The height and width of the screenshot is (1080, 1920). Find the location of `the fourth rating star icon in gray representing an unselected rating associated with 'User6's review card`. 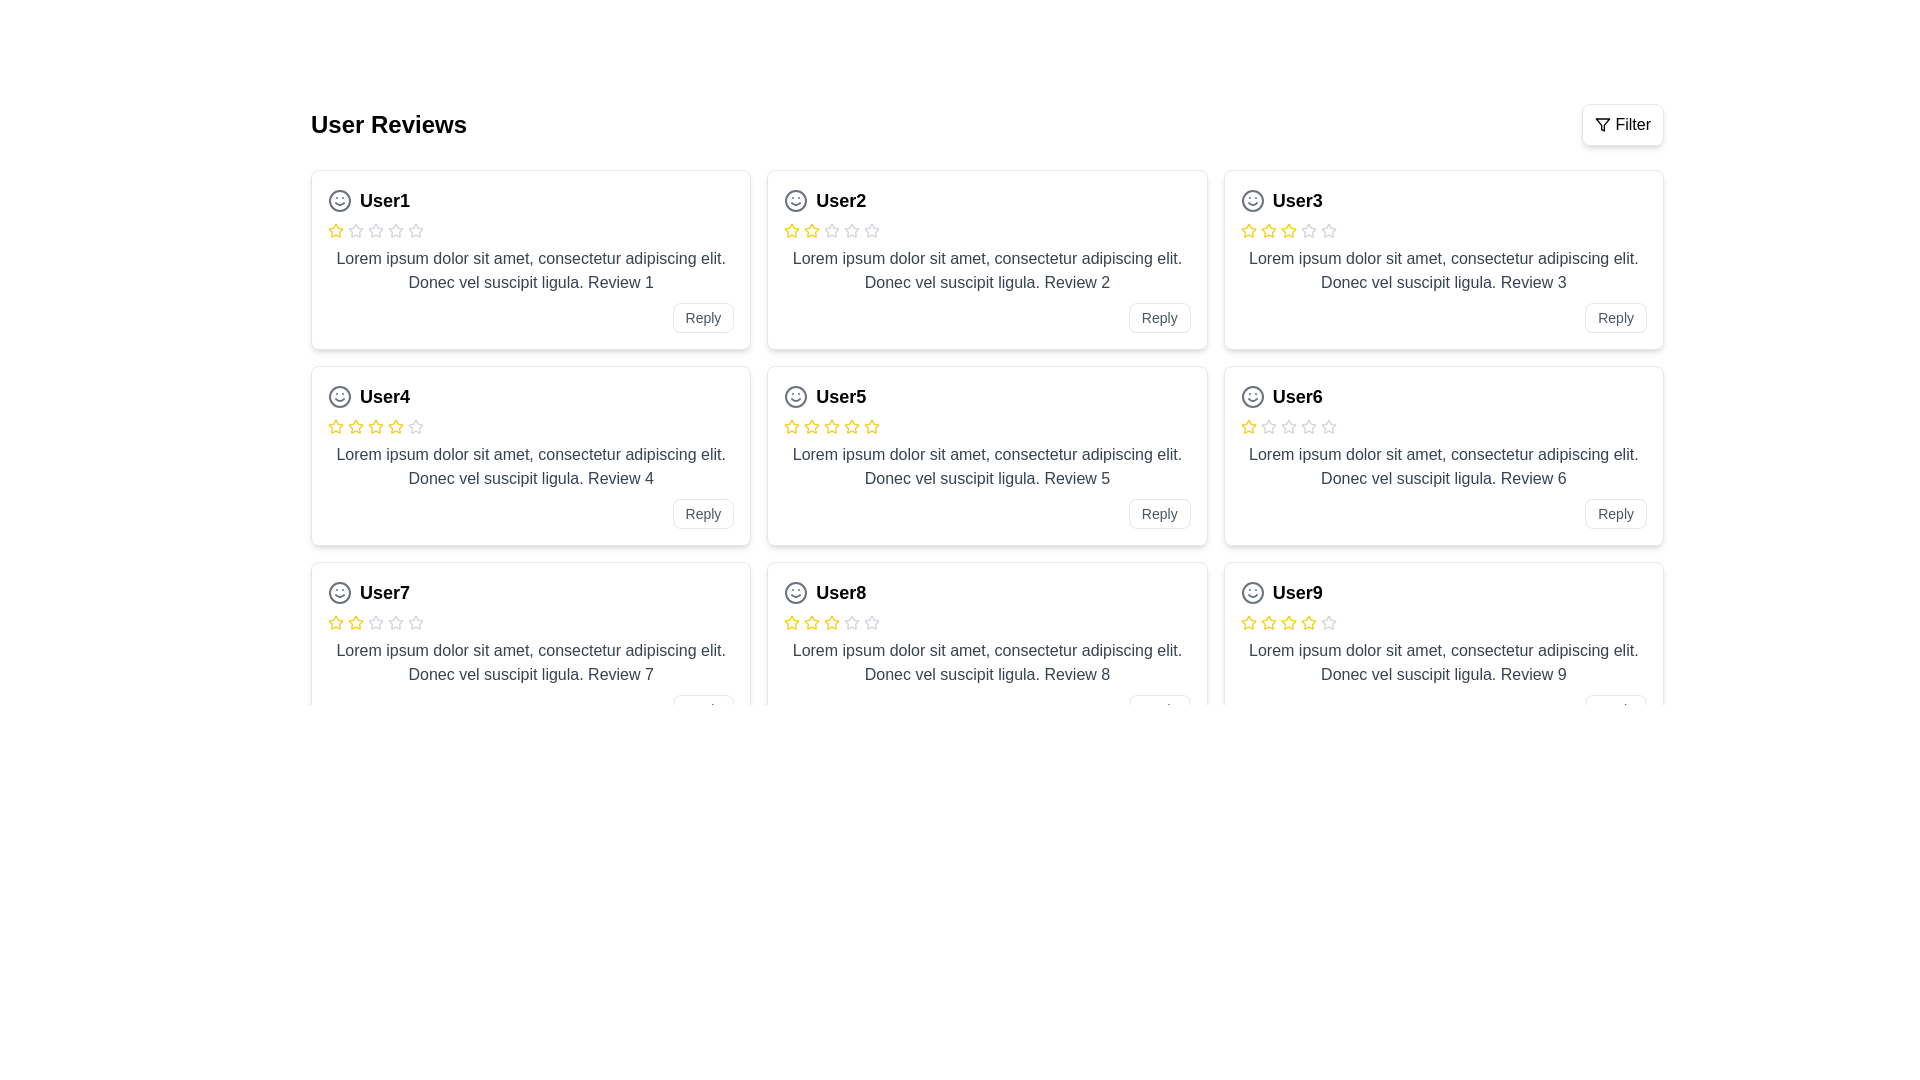

the fourth rating star icon in gray representing an unselected rating associated with 'User6's review card is located at coordinates (1288, 426).